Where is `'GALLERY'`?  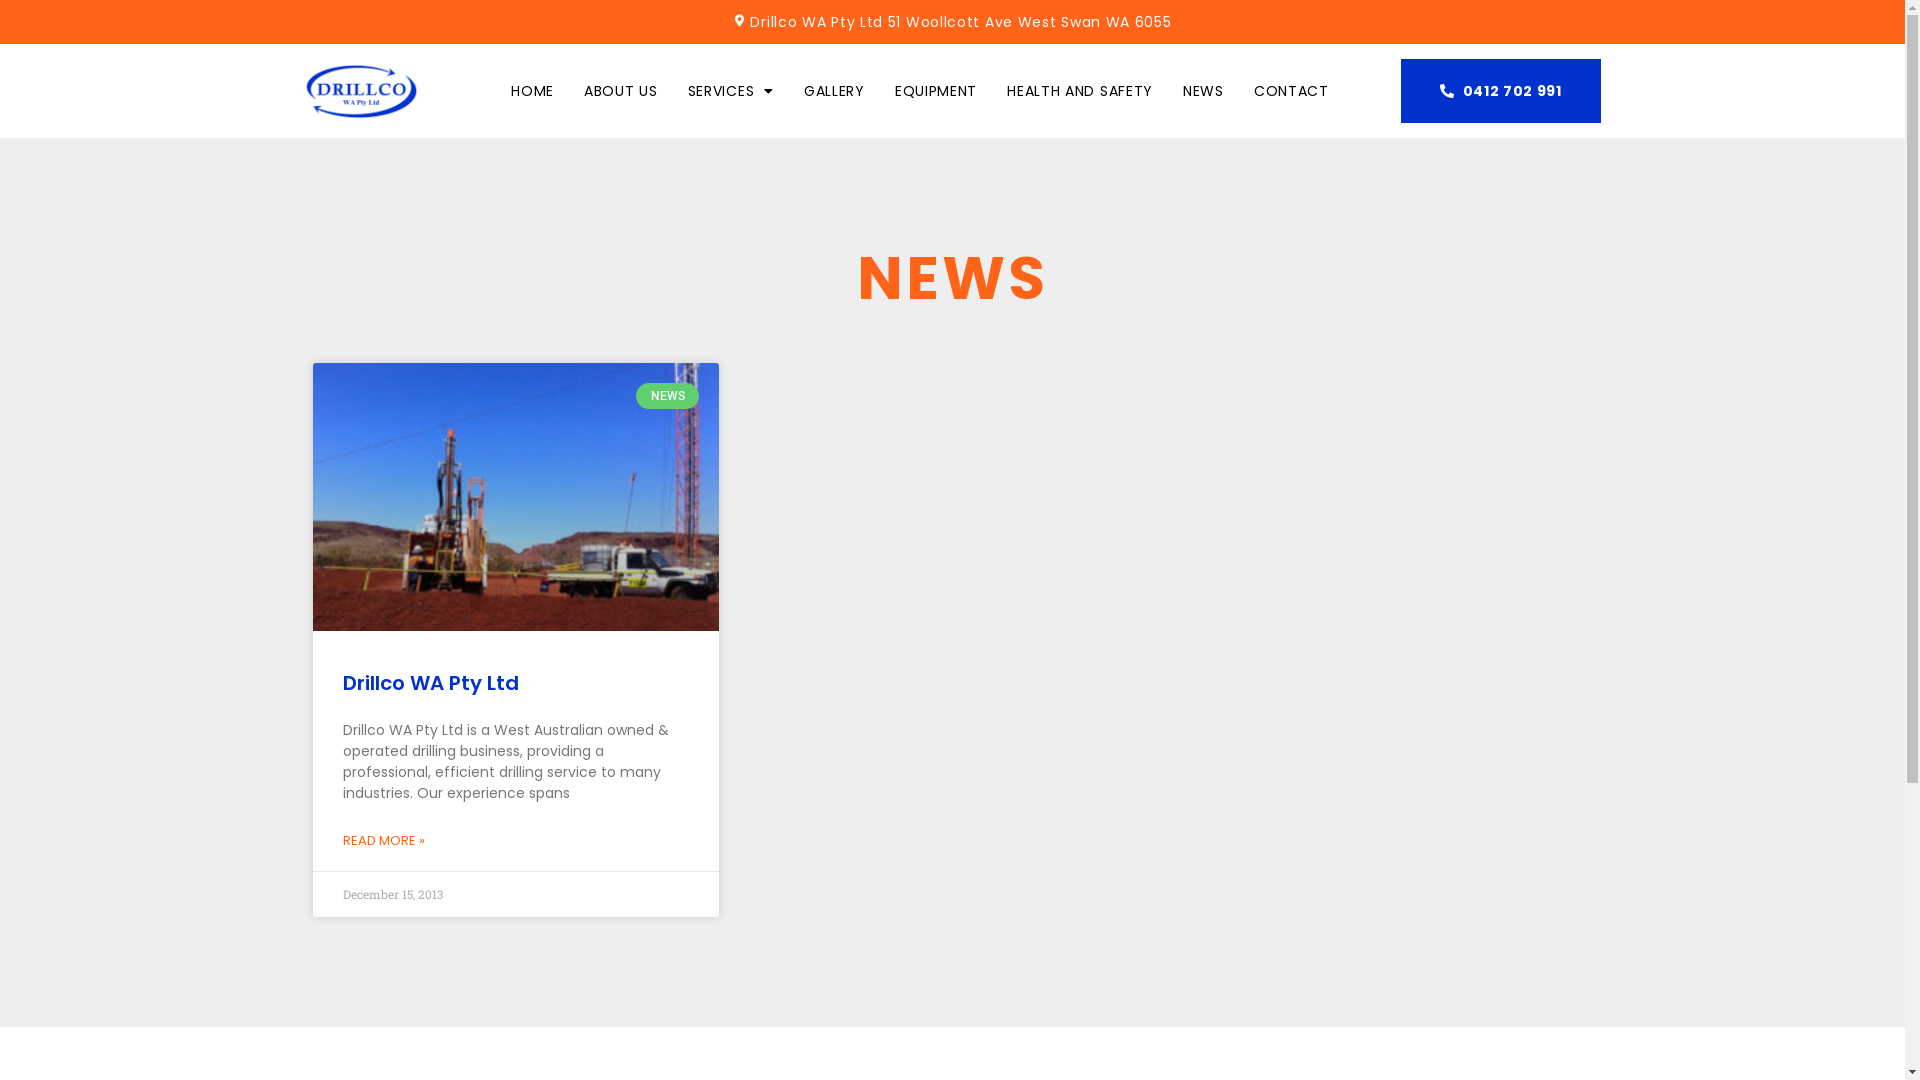
'GALLERY' is located at coordinates (834, 91).